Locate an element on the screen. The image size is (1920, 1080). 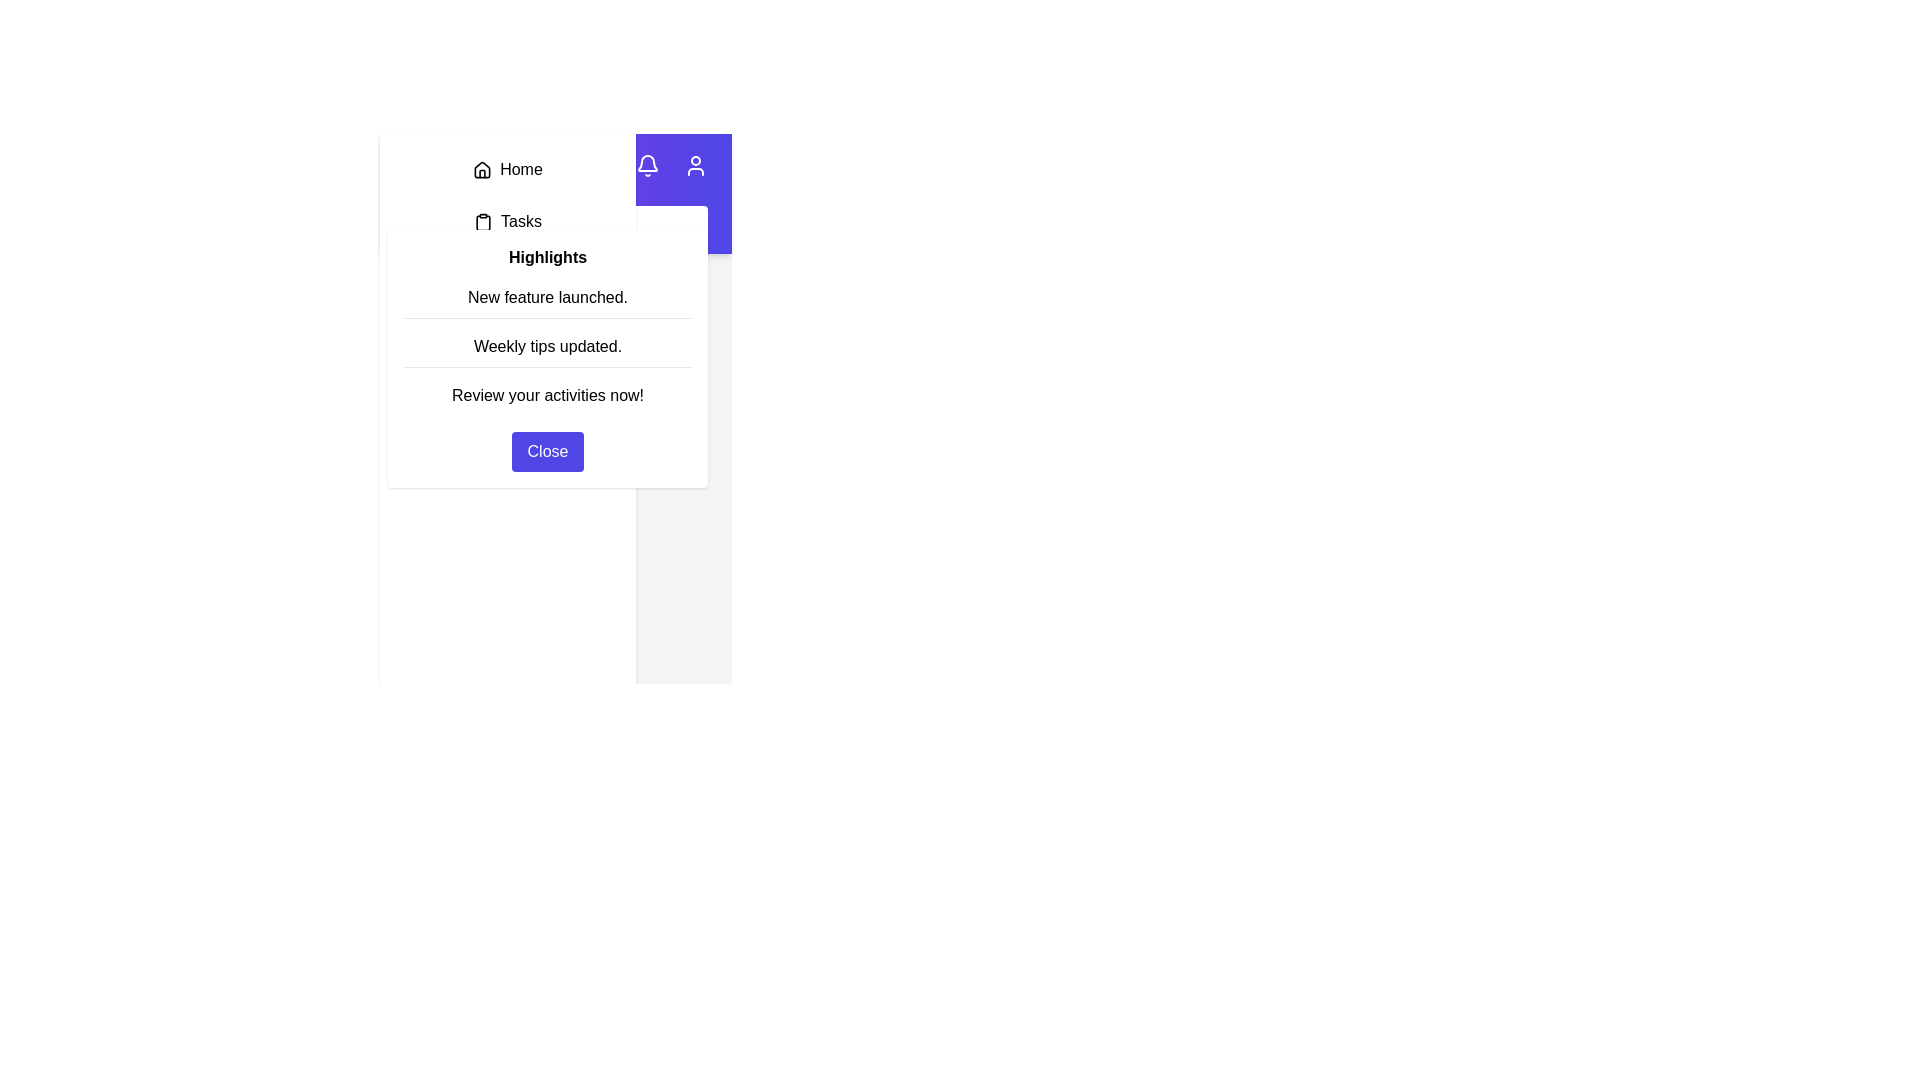
the static text element displaying 'Weekly tips updated.' located in the Highlights section of the modal window is located at coordinates (547, 346).